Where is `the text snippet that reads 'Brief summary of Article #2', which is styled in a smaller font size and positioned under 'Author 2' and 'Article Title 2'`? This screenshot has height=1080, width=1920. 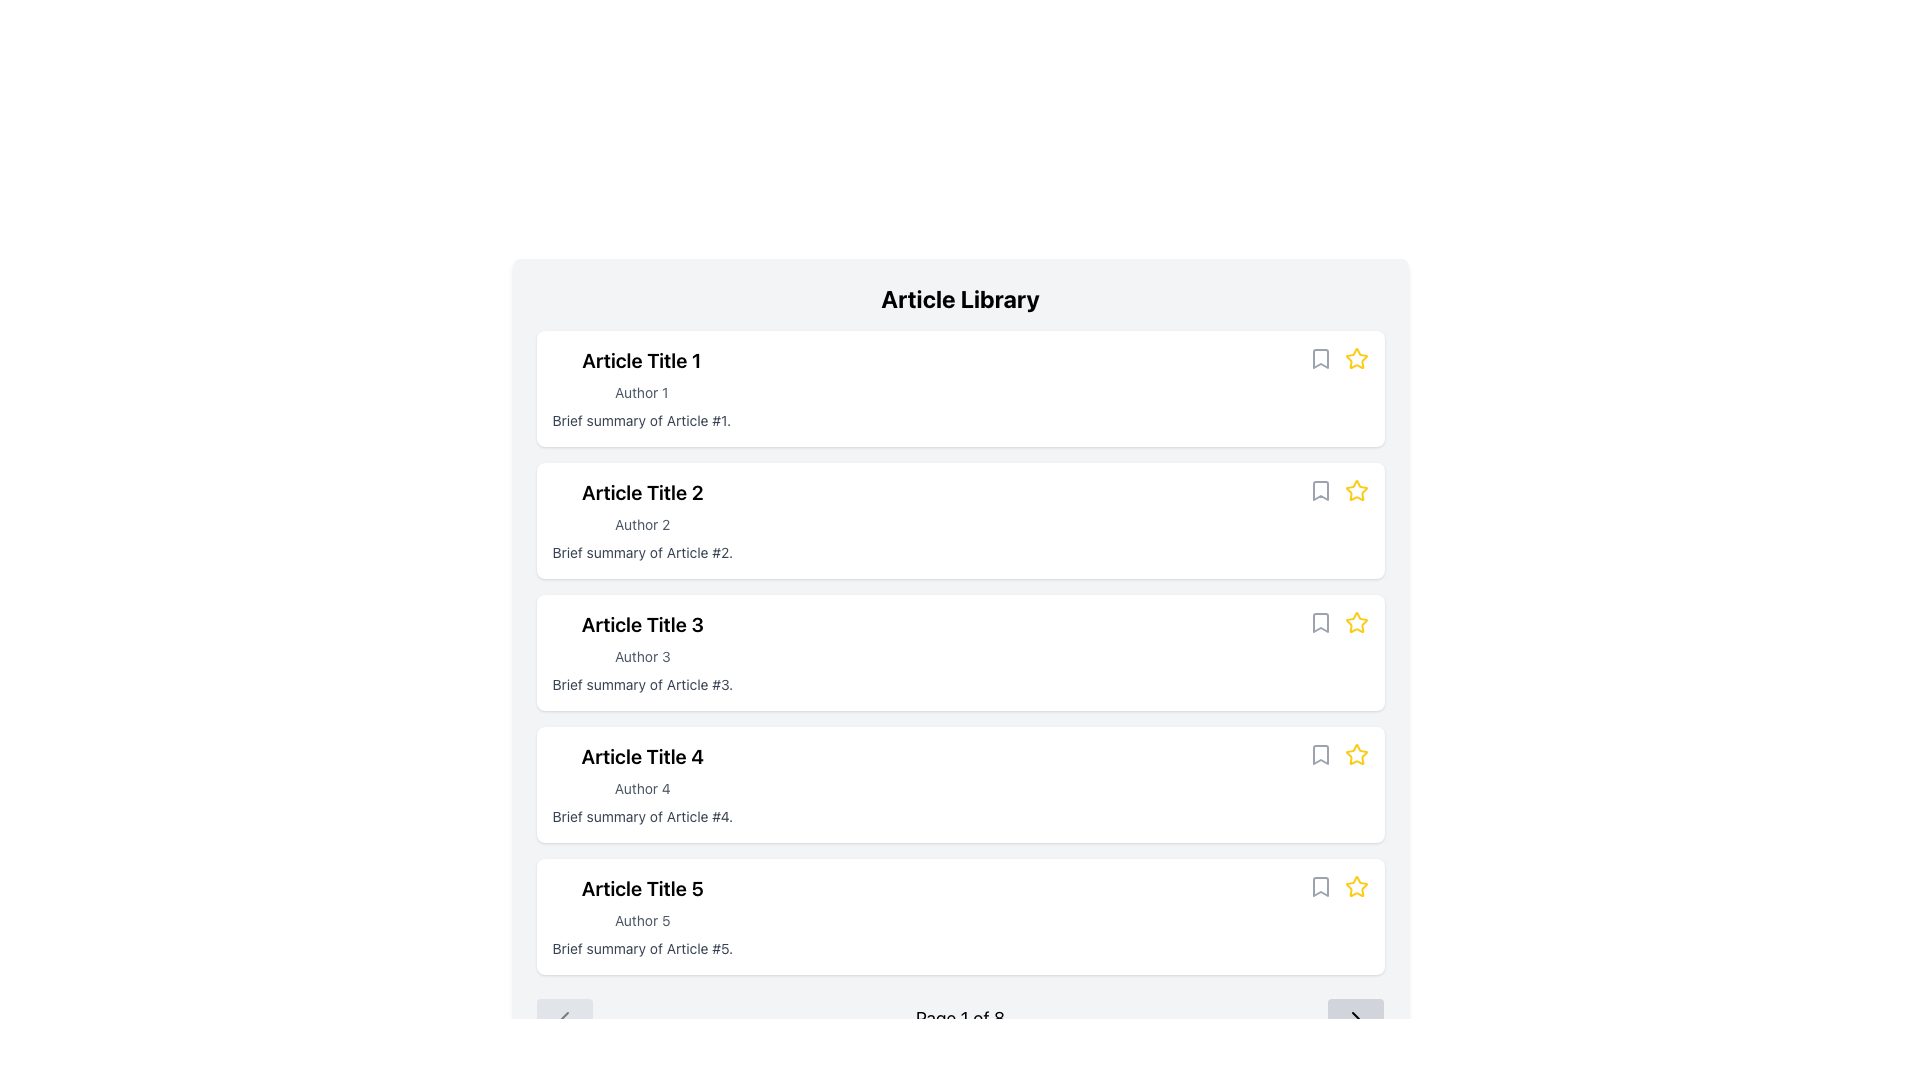 the text snippet that reads 'Brief summary of Article #2', which is styled in a smaller font size and positioned under 'Author 2' and 'Article Title 2' is located at coordinates (642, 552).